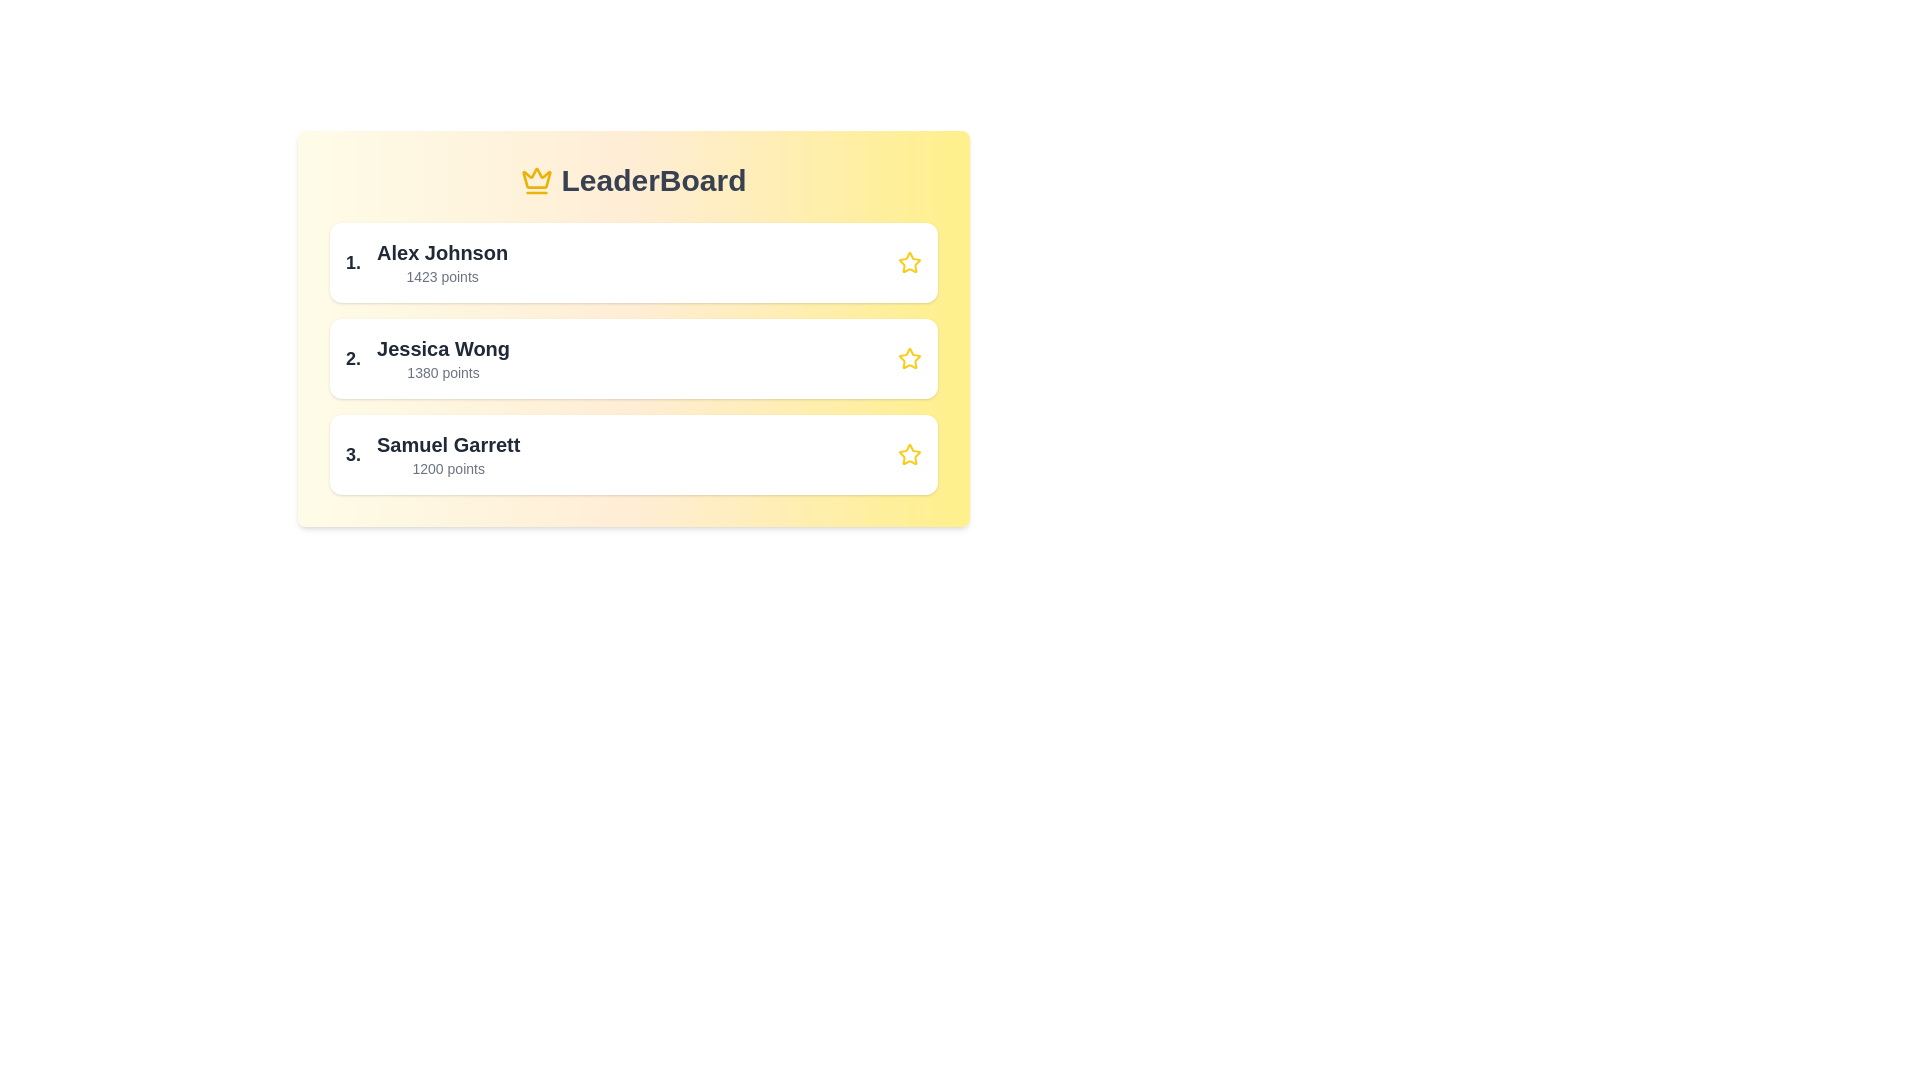 The height and width of the screenshot is (1080, 1920). What do you see at coordinates (632, 455) in the screenshot?
I see `the entry of player Samuel Garrett` at bounding box center [632, 455].